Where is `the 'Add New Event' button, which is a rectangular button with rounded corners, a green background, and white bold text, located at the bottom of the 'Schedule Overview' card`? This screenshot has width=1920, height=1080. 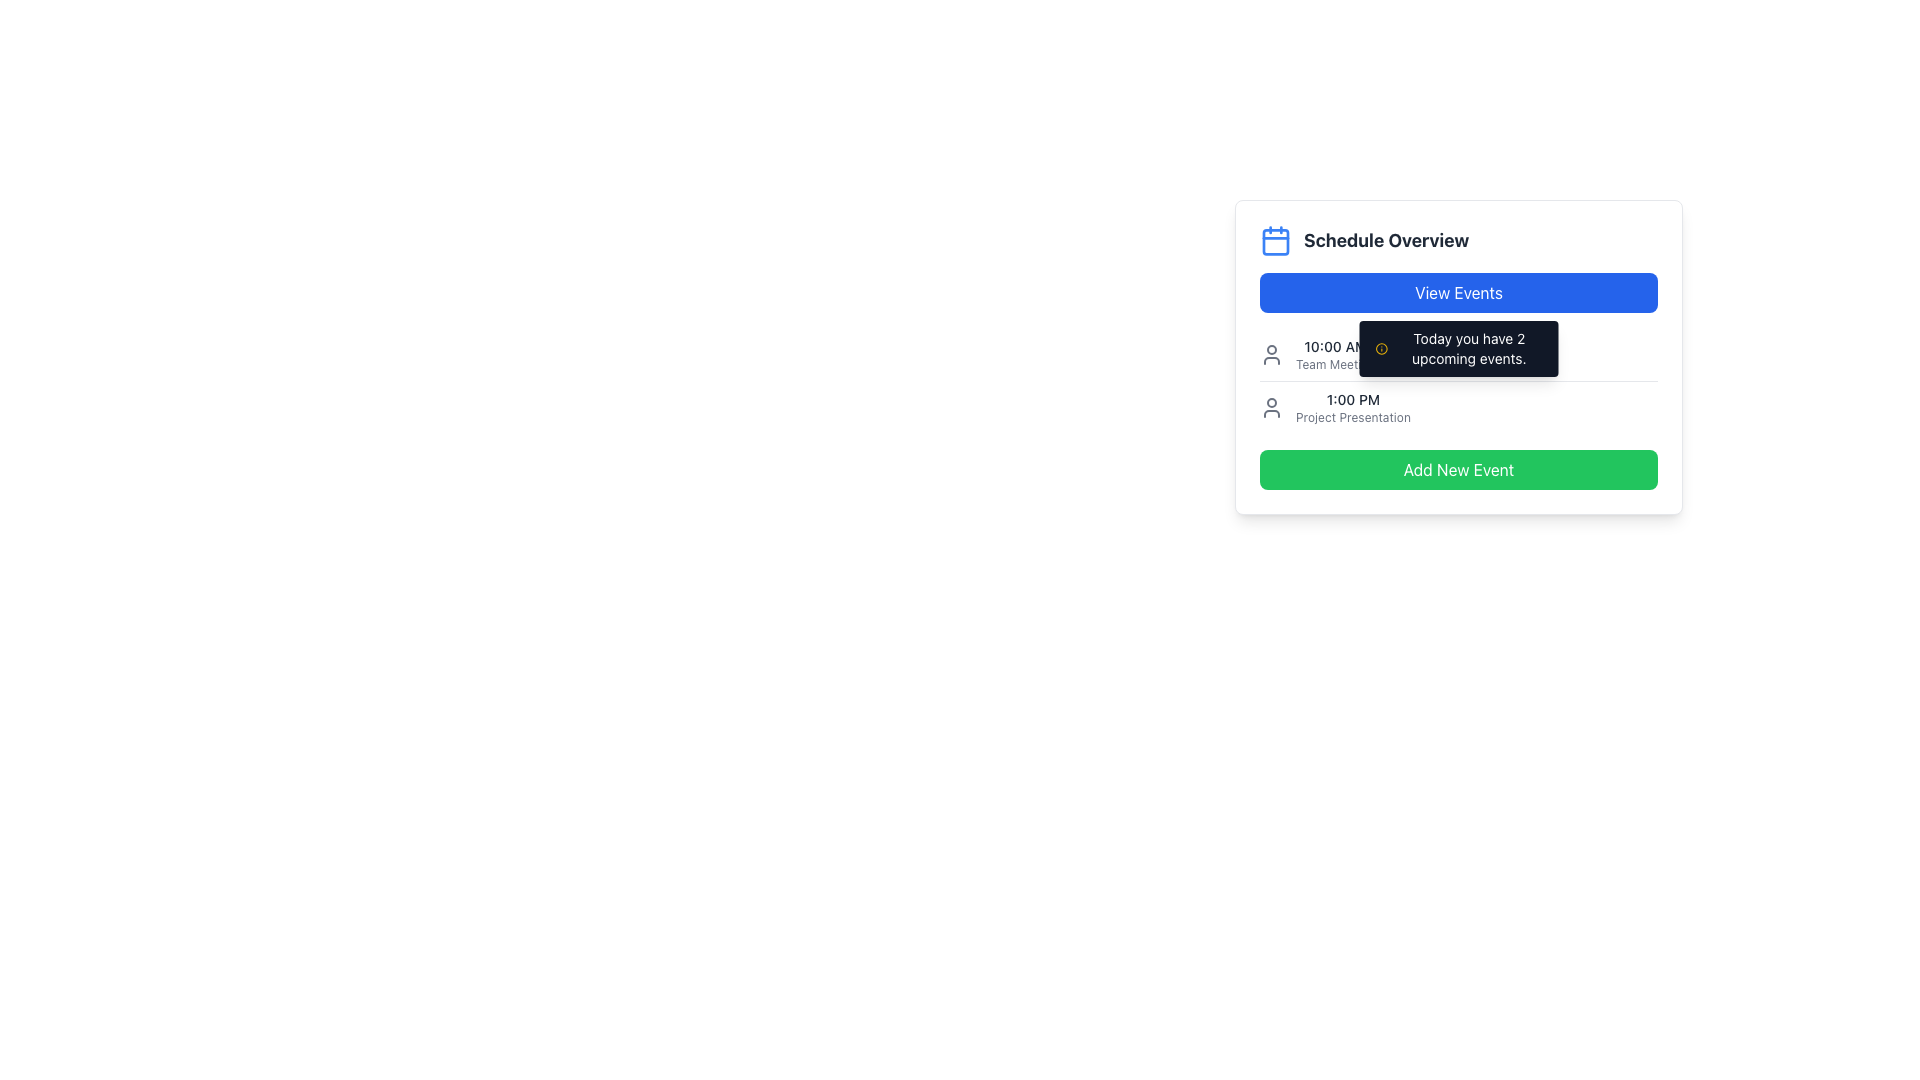 the 'Add New Event' button, which is a rectangular button with rounded corners, a green background, and white bold text, located at the bottom of the 'Schedule Overview' card is located at coordinates (1459, 470).